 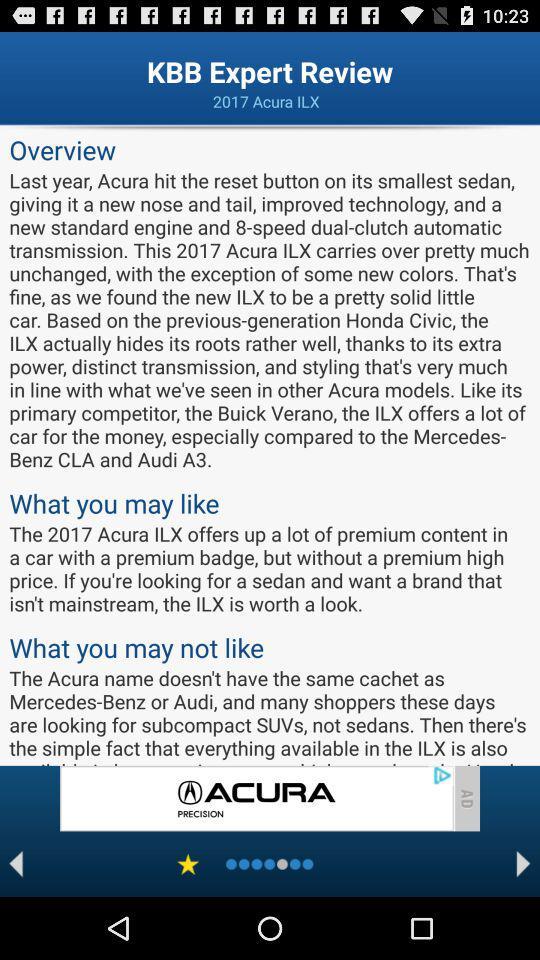 I want to click on advertisement page, so click(x=256, y=798).